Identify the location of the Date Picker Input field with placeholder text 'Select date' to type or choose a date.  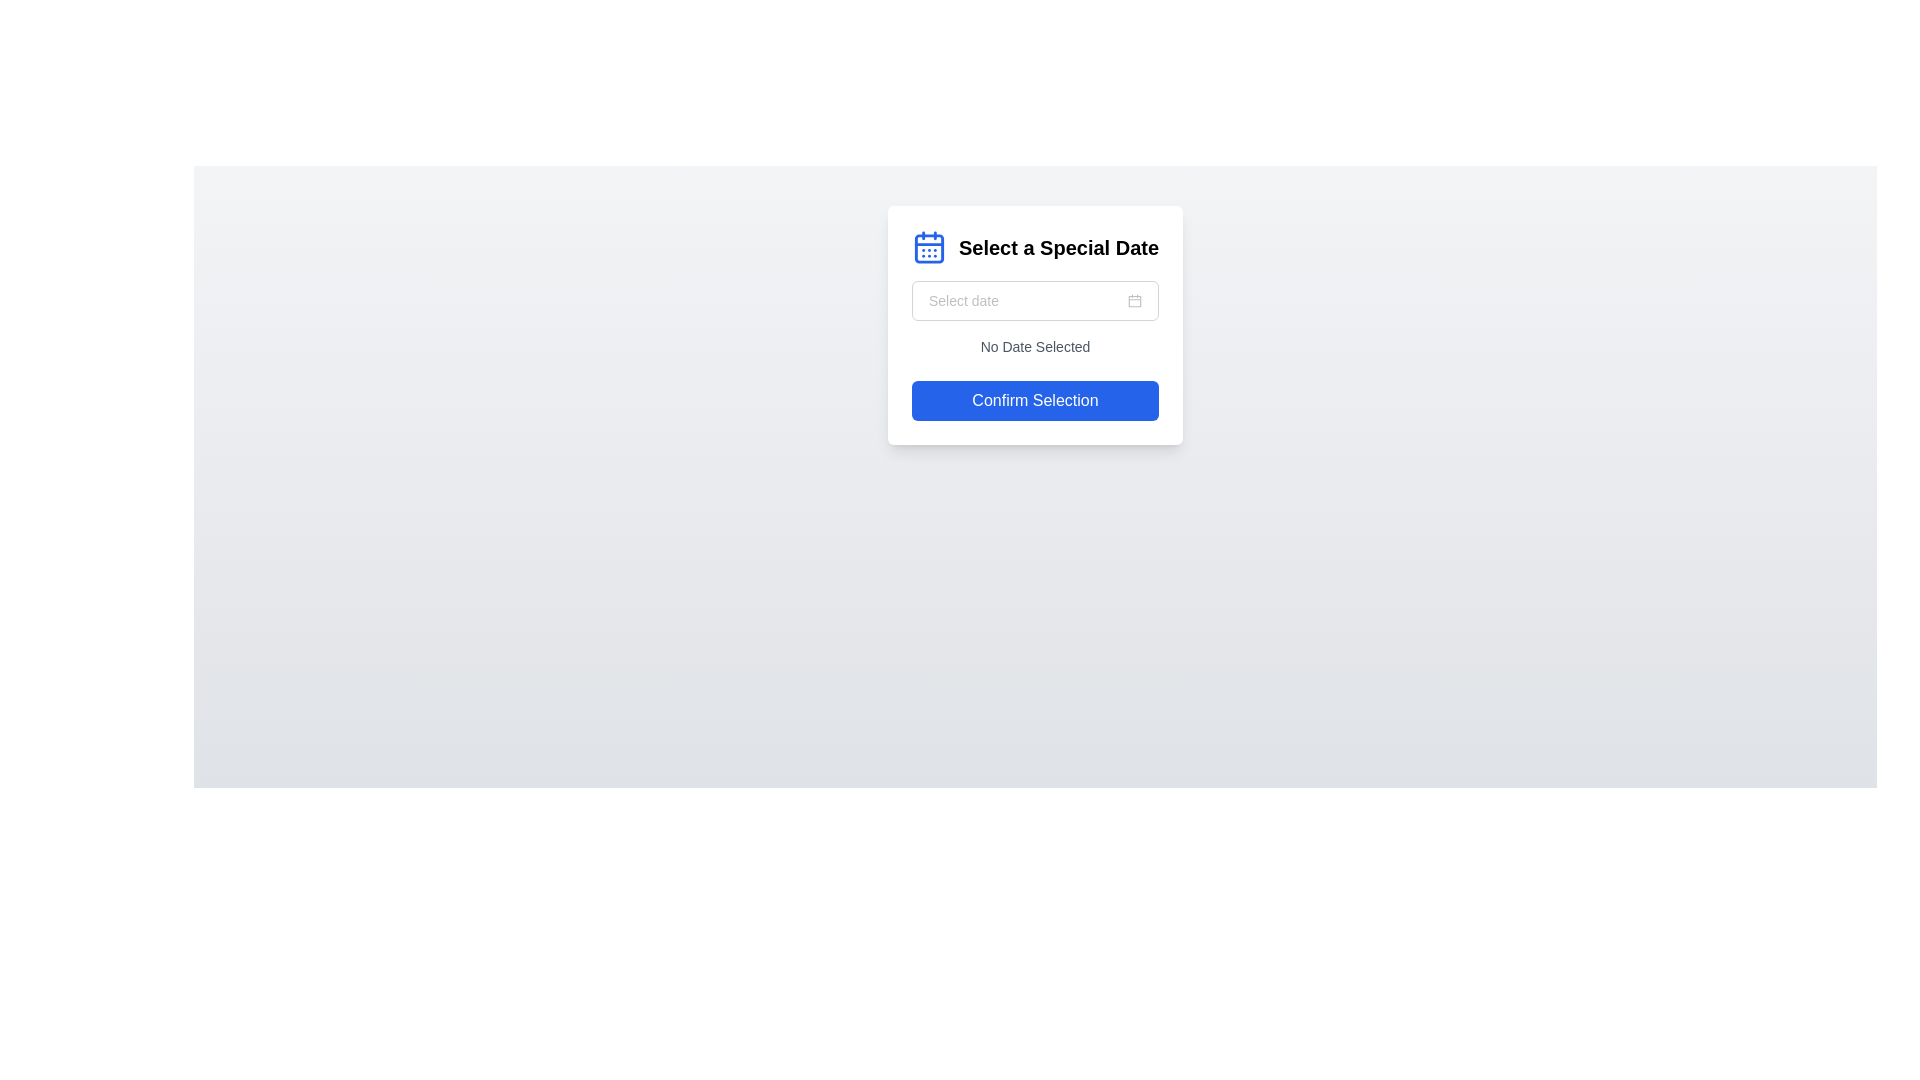
(1035, 300).